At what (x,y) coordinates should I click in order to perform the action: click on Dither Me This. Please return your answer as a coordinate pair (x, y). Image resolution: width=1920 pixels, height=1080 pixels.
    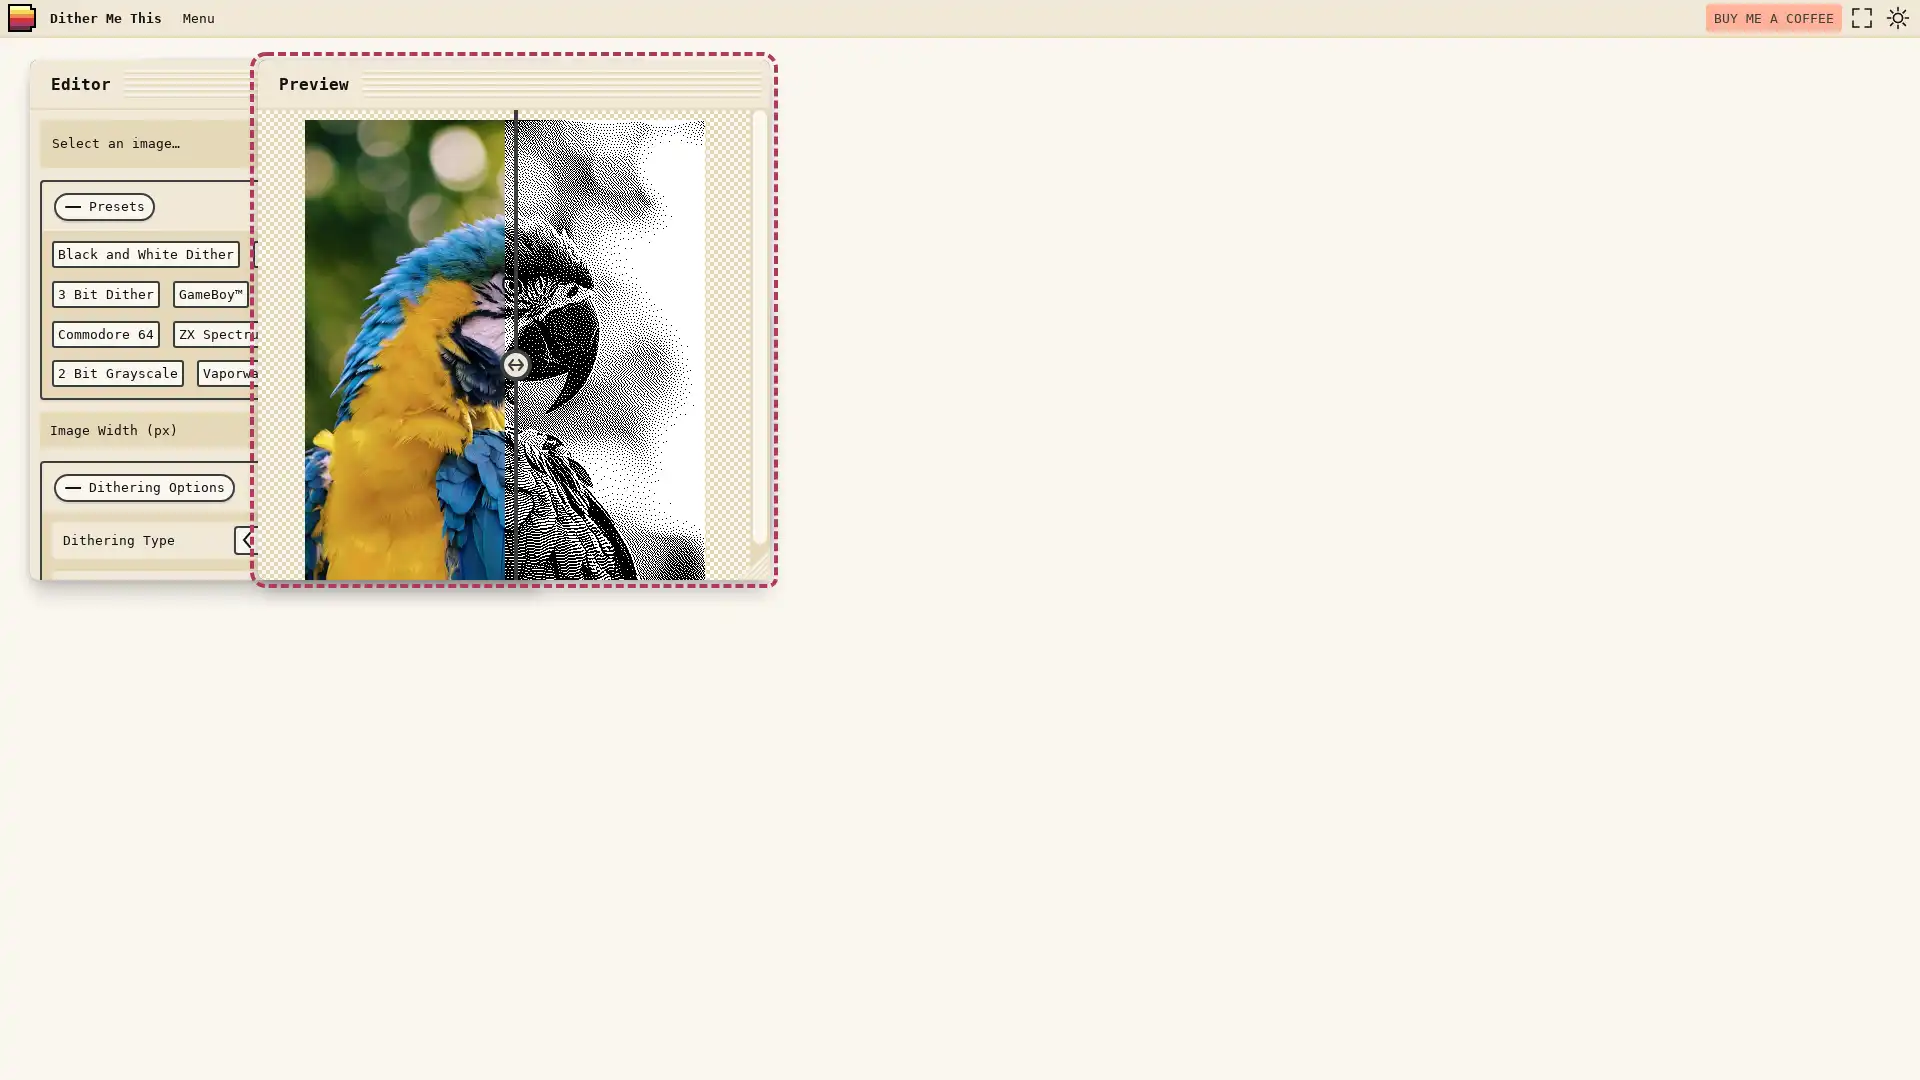
    Looking at the image, I should click on (104, 18).